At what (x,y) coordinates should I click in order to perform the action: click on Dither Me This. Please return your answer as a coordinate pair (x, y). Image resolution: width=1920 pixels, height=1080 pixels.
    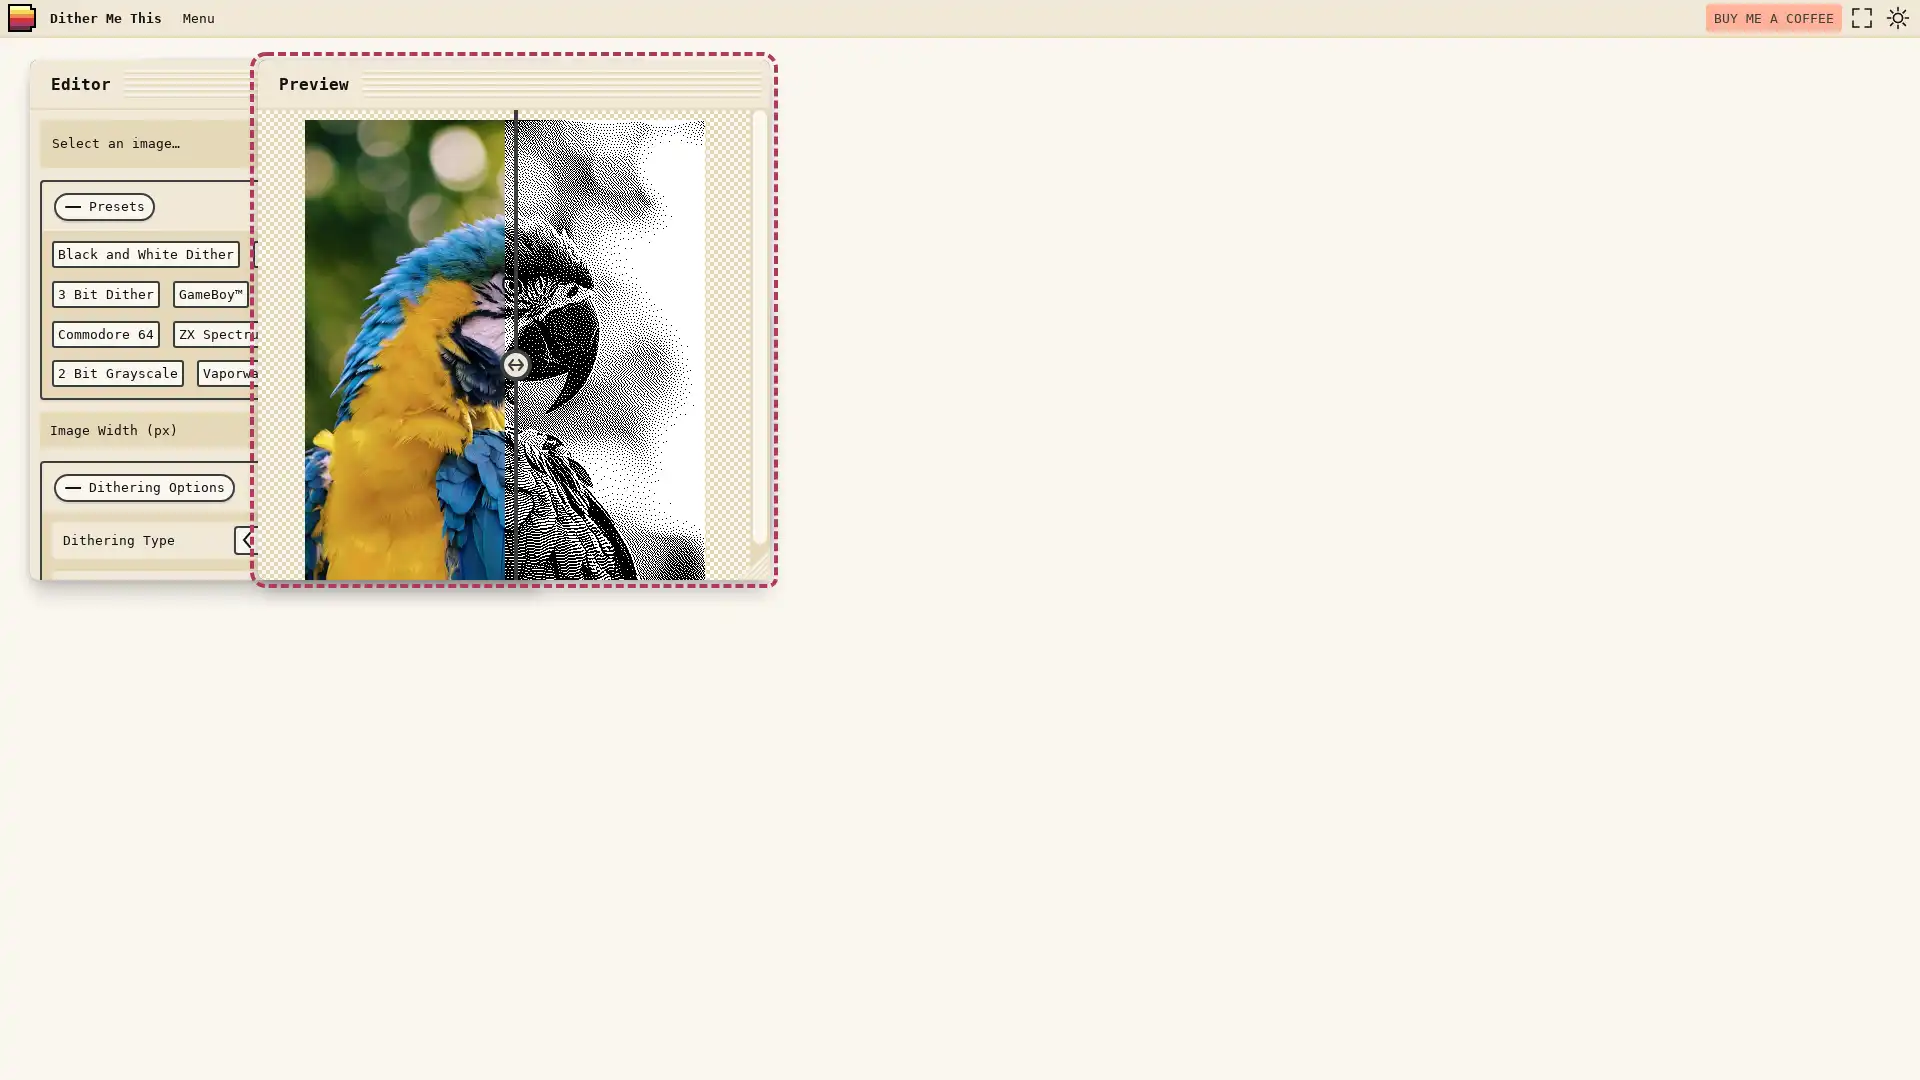
    Looking at the image, I should click on (104, 18).